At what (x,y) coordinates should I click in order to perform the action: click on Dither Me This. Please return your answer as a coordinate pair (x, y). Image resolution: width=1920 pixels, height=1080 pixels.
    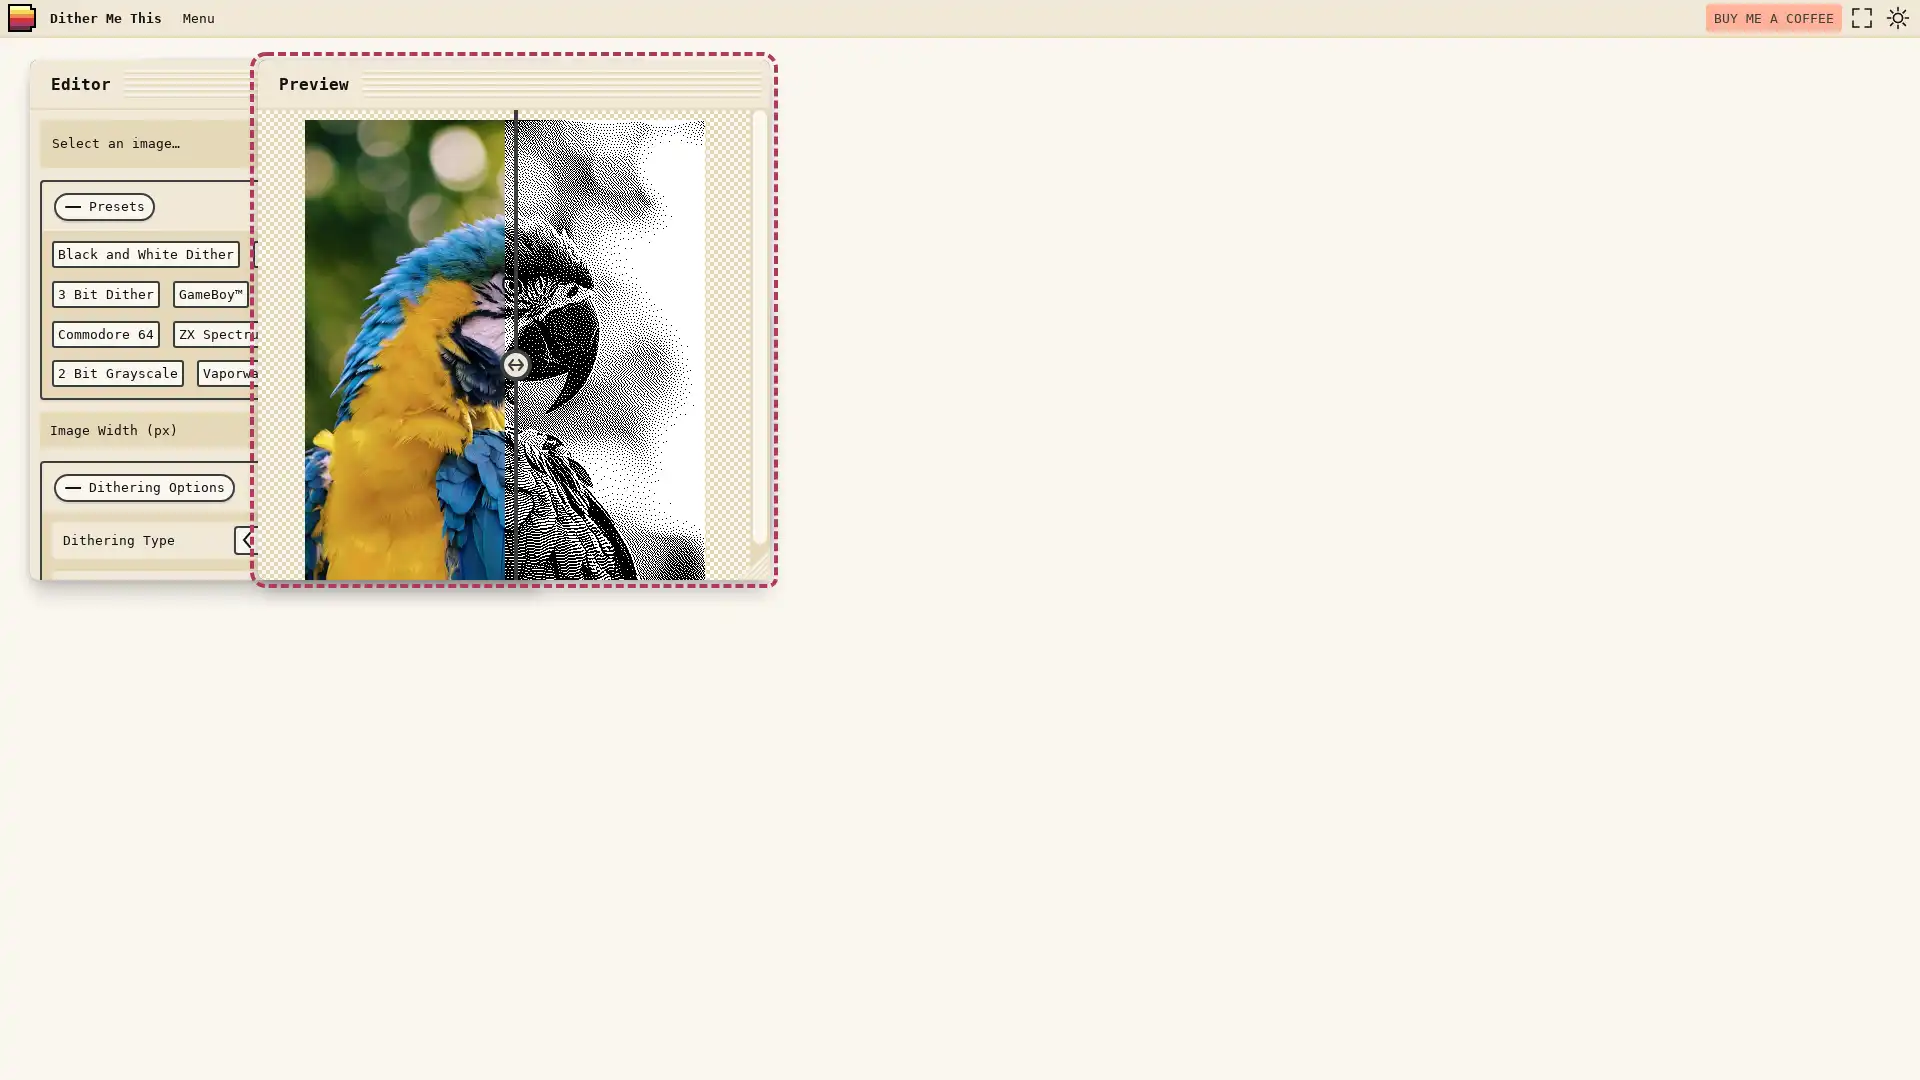
    Looking at the image, I should click on (104, 18).